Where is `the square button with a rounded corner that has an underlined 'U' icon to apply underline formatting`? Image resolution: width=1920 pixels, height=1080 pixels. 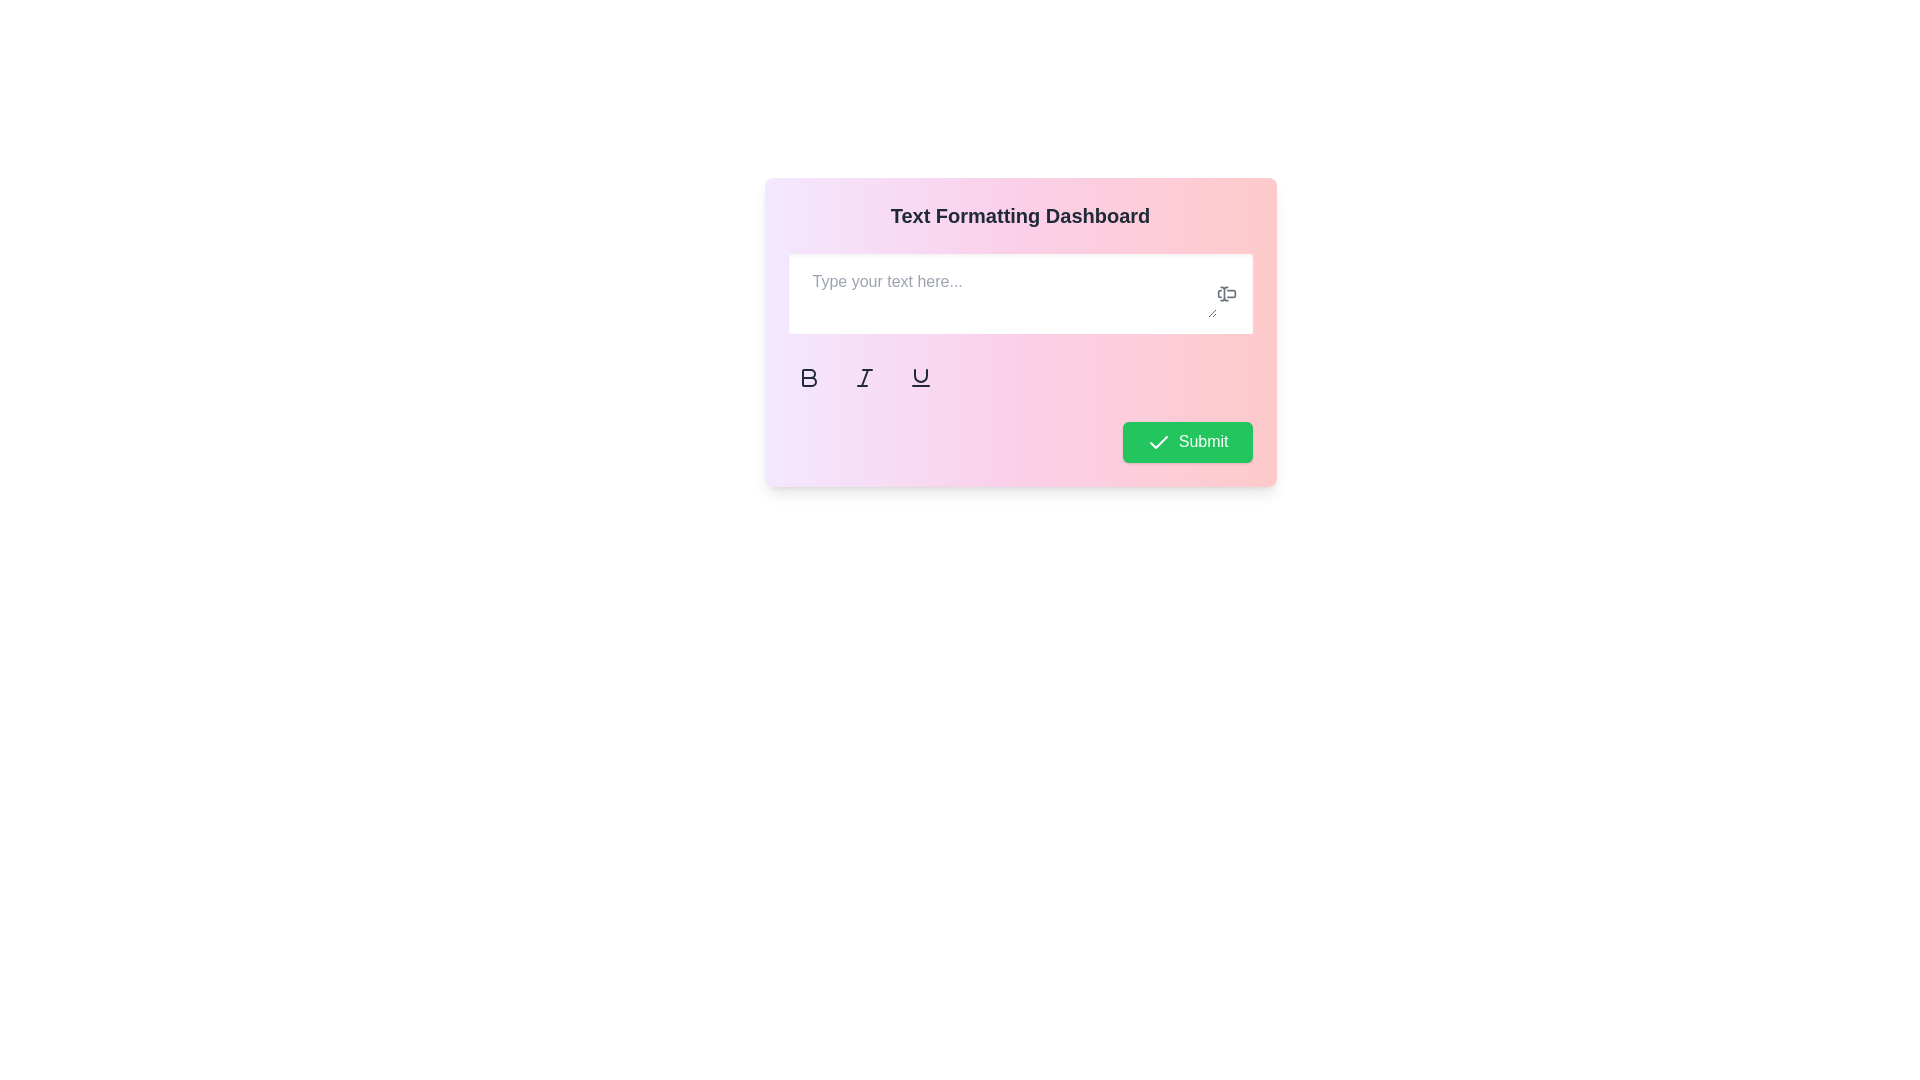 the square button with a rounded corner that has an underlined 'U' icon to apply underline formatting is located at coordinates (919, 378).